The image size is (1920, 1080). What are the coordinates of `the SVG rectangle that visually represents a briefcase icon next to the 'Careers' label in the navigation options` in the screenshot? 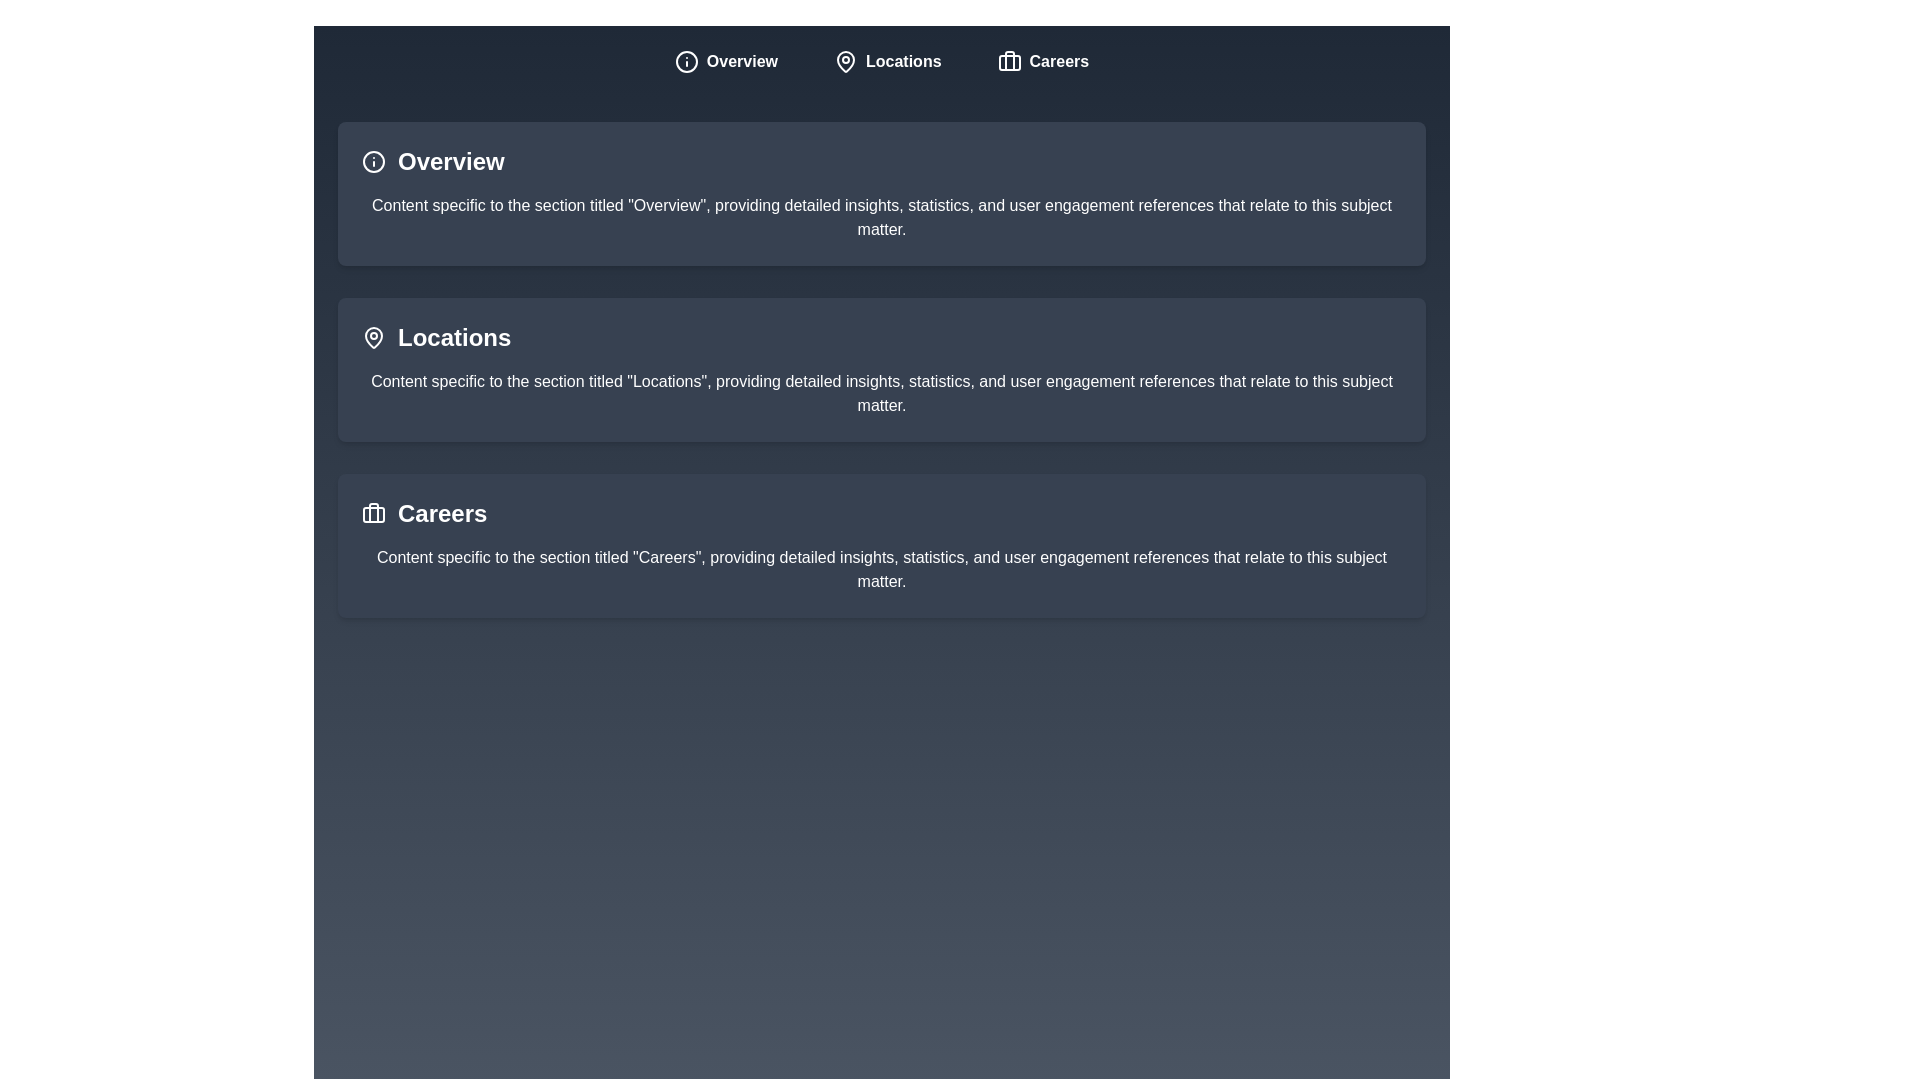 It's located at (374, 514).